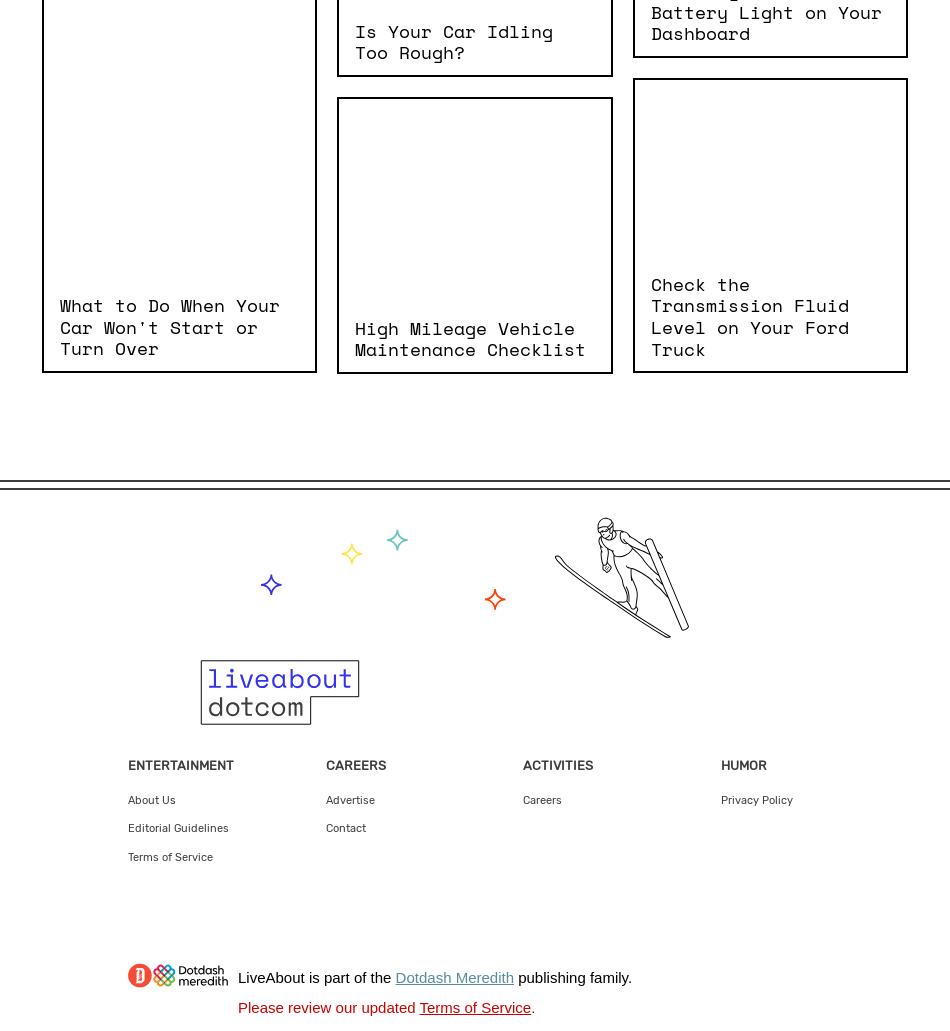 Image resolution: width=950 pixels, height=1031 pixels. I want to click on 'Please review our updated', so click(327, 1005).